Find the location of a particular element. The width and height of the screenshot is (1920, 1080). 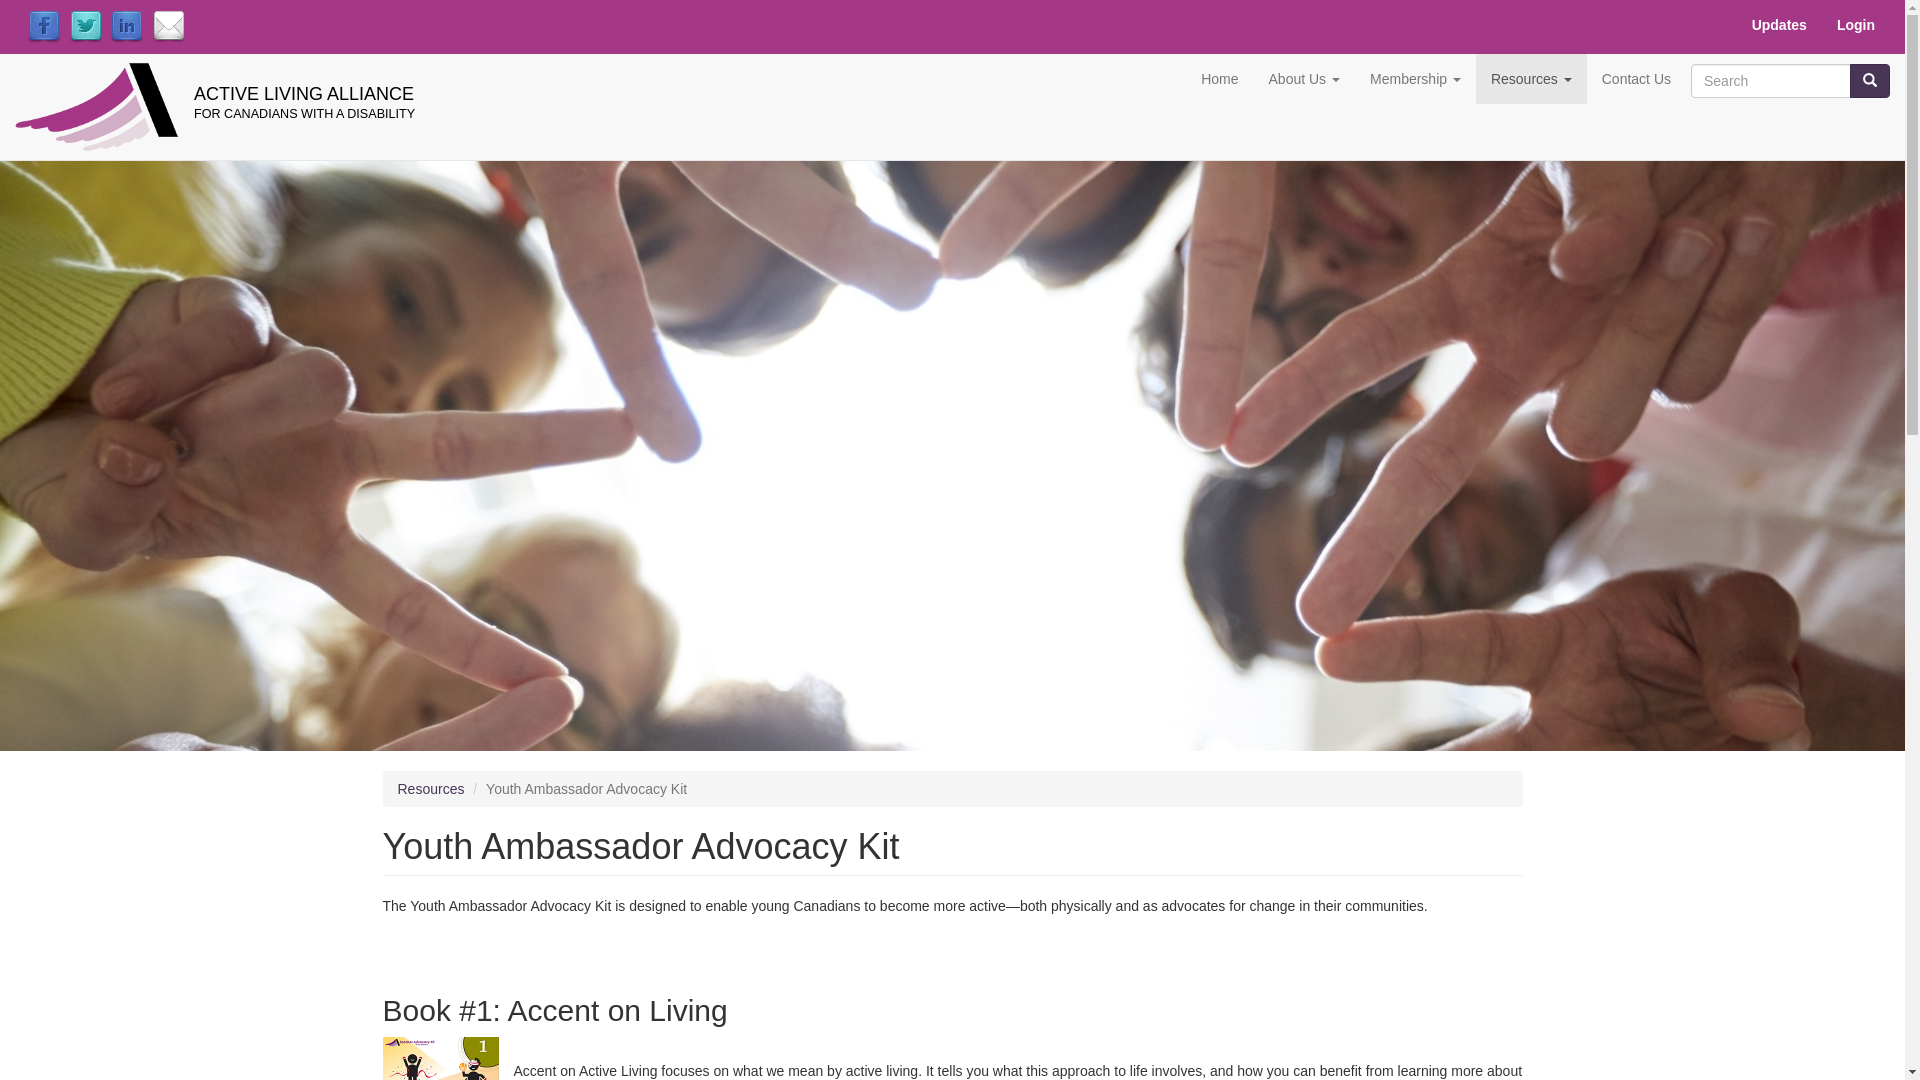

'ACTIVE LIVING ALLIANCE is located at coordinates (193, 83).